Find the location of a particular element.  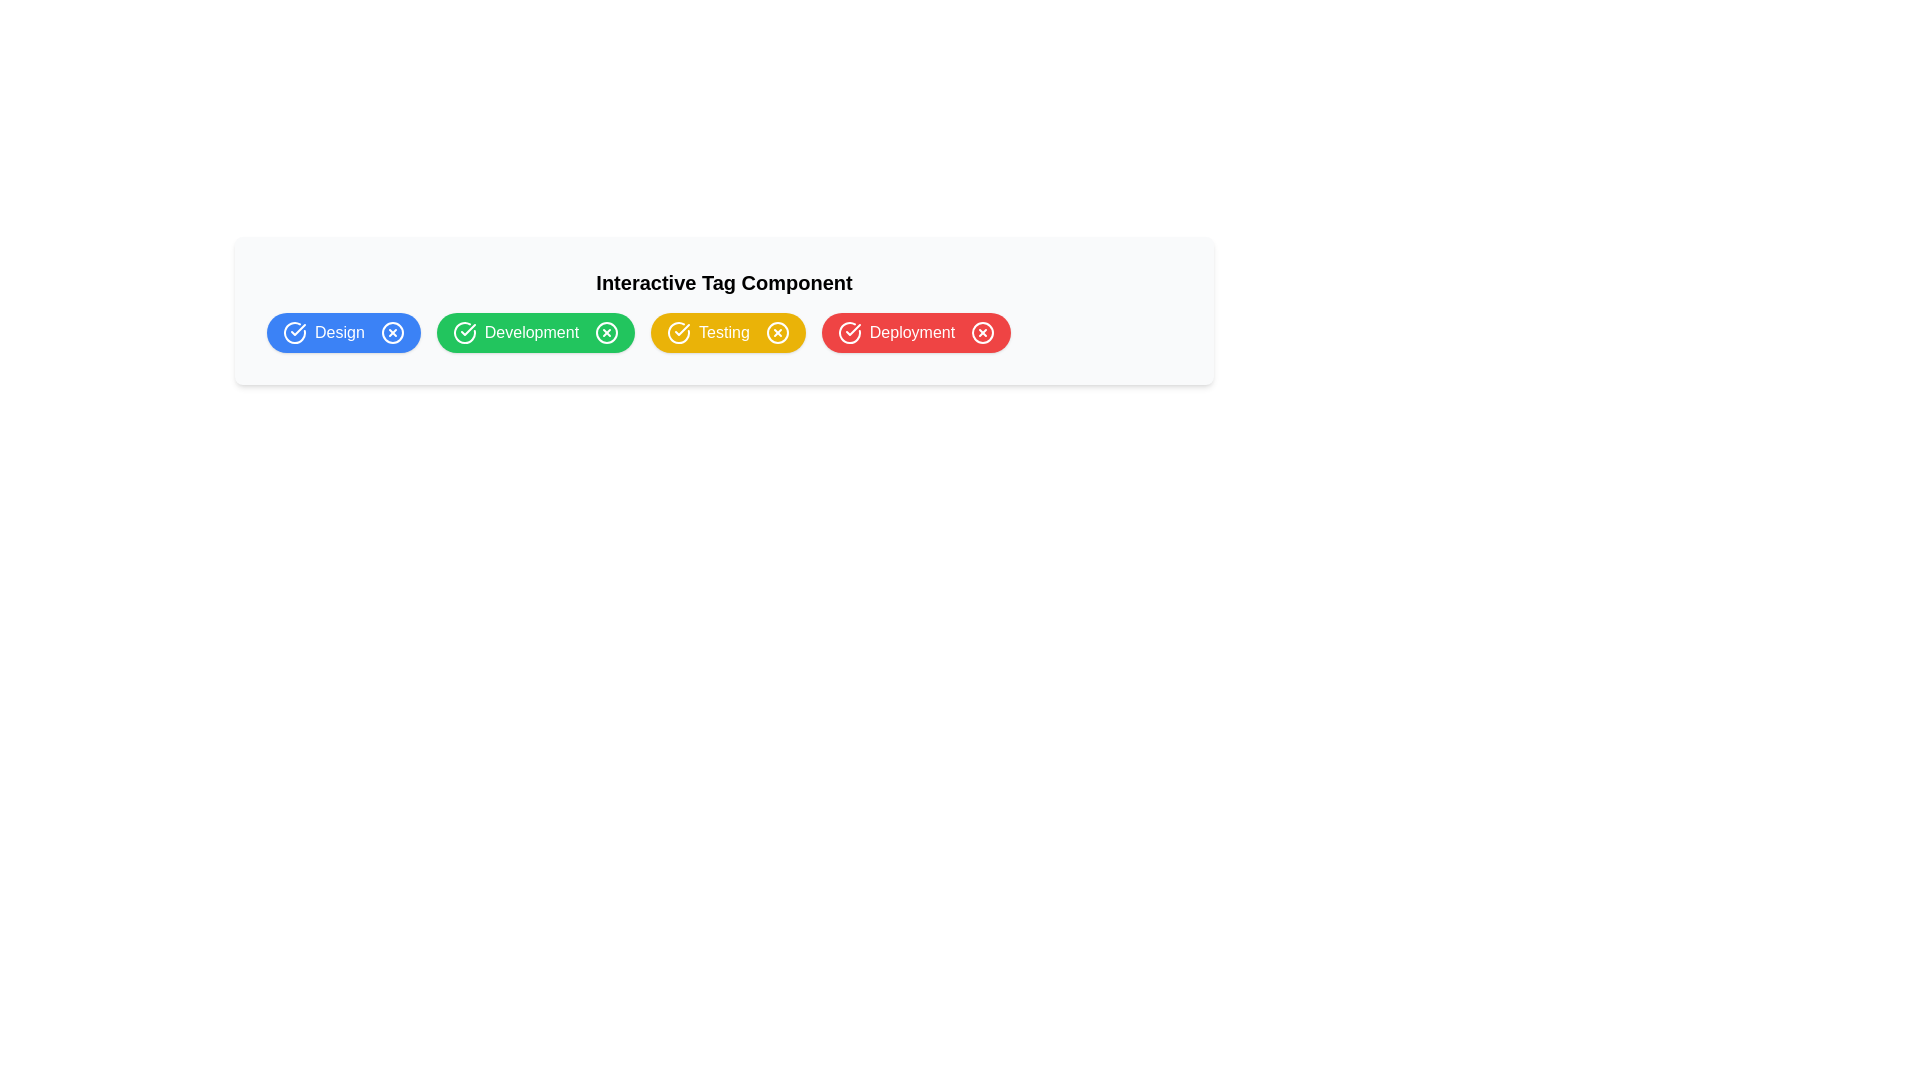

the circular icon with an 'X' inside the blue 'Design' button is located at coordinates (392, 331).